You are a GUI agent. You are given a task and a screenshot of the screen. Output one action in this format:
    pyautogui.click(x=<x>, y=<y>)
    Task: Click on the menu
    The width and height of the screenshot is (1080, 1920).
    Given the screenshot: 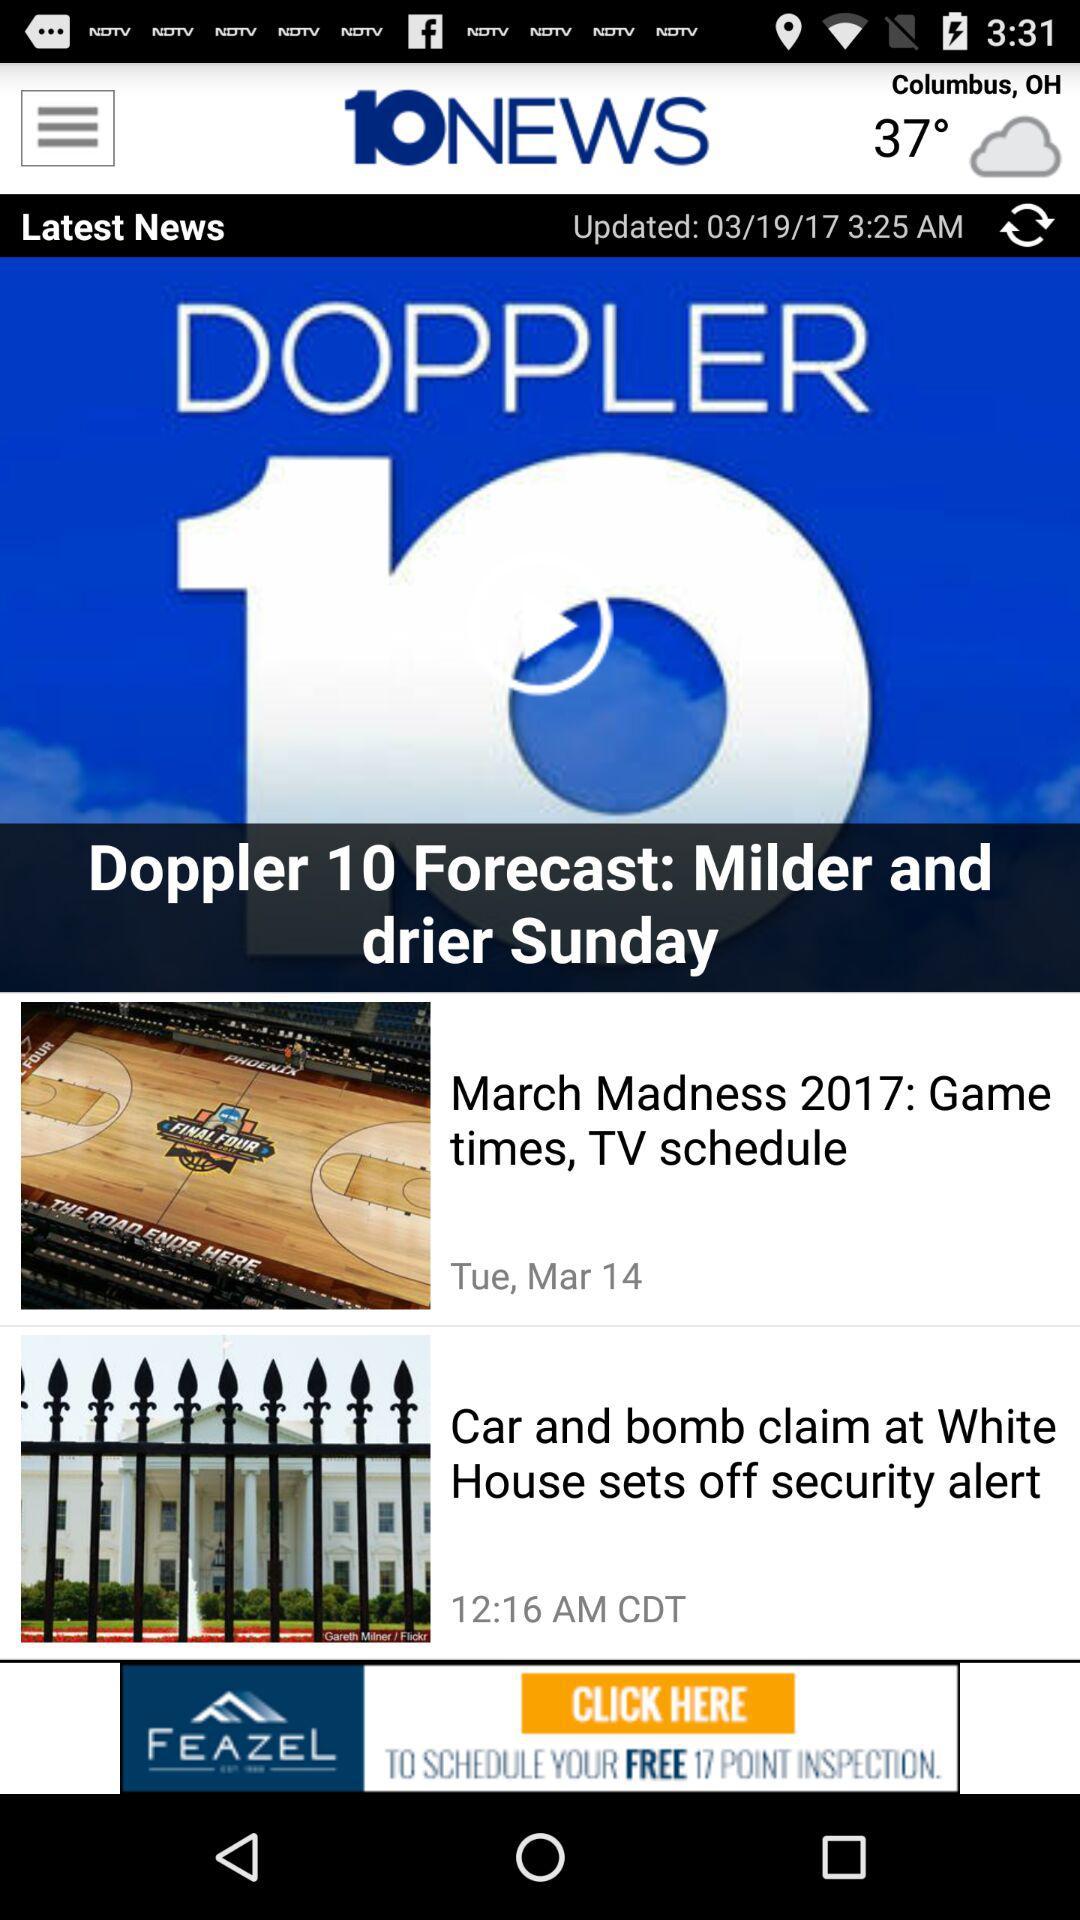 What is the action you would take?
    pyautogui.click(x=66, y=127)
    